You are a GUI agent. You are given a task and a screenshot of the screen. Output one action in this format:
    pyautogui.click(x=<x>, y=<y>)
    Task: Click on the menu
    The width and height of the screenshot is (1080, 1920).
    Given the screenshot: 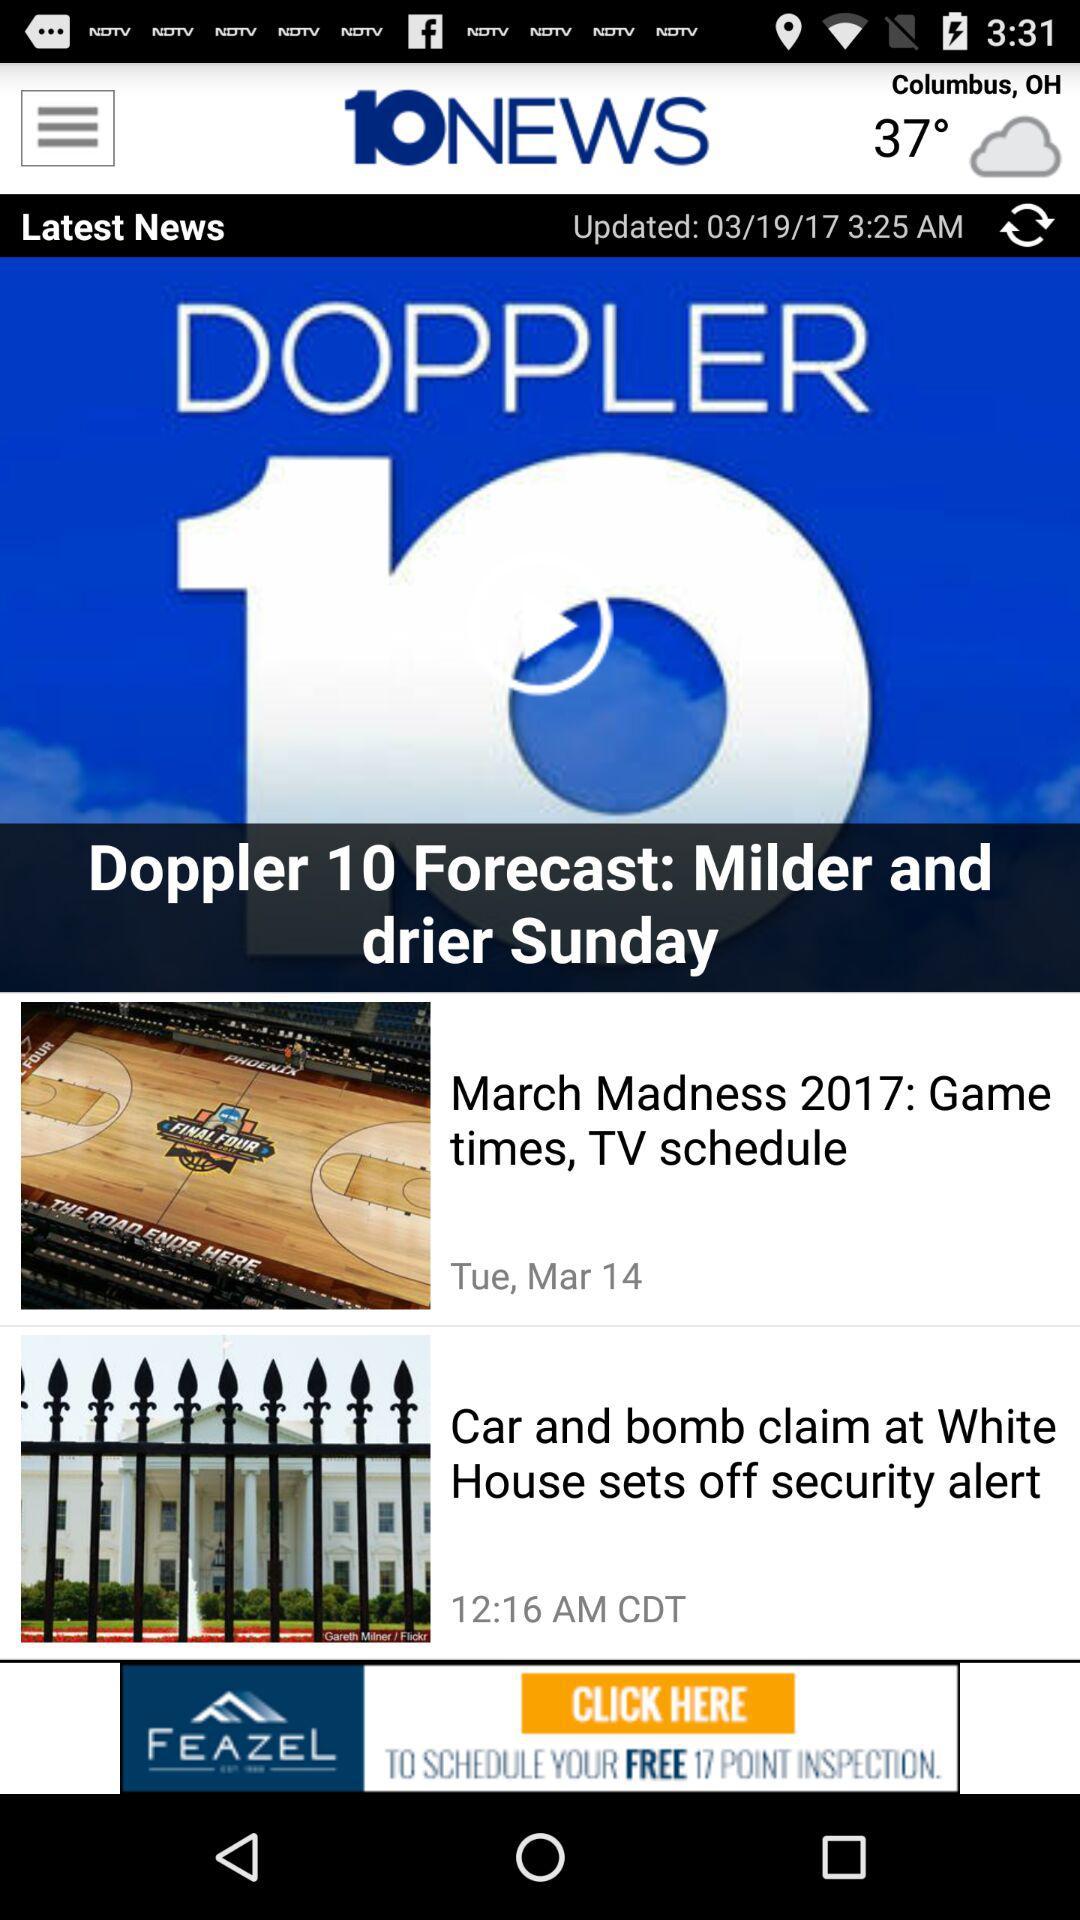 What is the action you would take?
    pyautogui.click(x=66, y=127)
    